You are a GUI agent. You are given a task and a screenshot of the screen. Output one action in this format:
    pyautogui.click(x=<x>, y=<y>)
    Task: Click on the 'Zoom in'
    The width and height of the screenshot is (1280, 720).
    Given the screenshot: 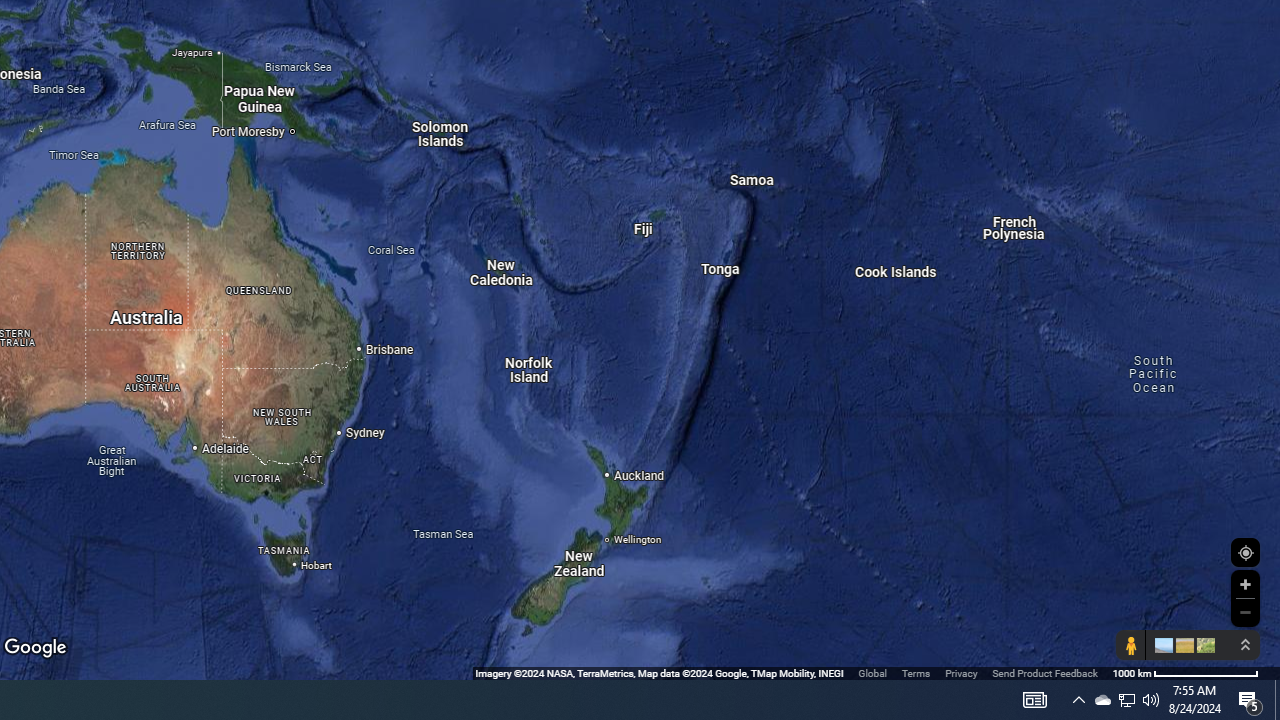 What is the action you would take?
    pyautogui.click(x=1244, y=584)
    